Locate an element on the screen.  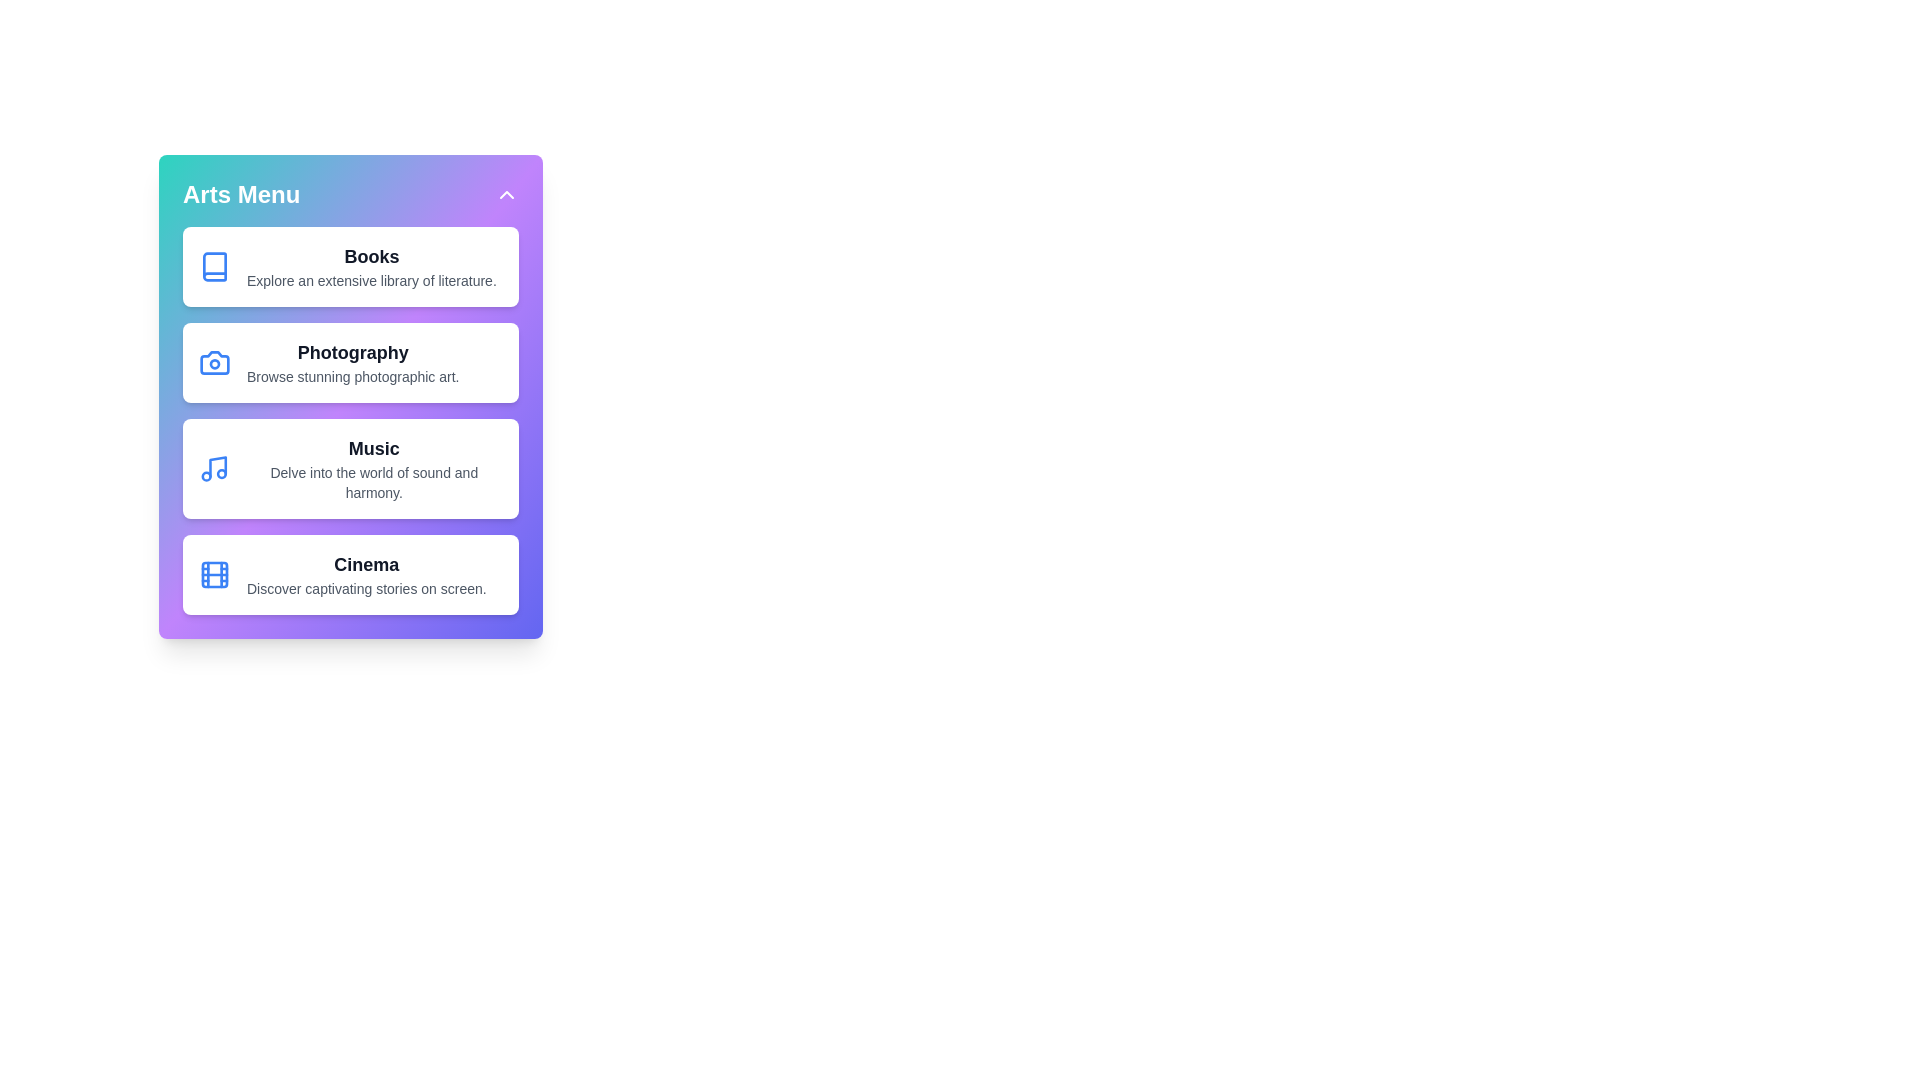
the Photography category card in the CreativeArtsMenu component is located at coordinates (350, 362).